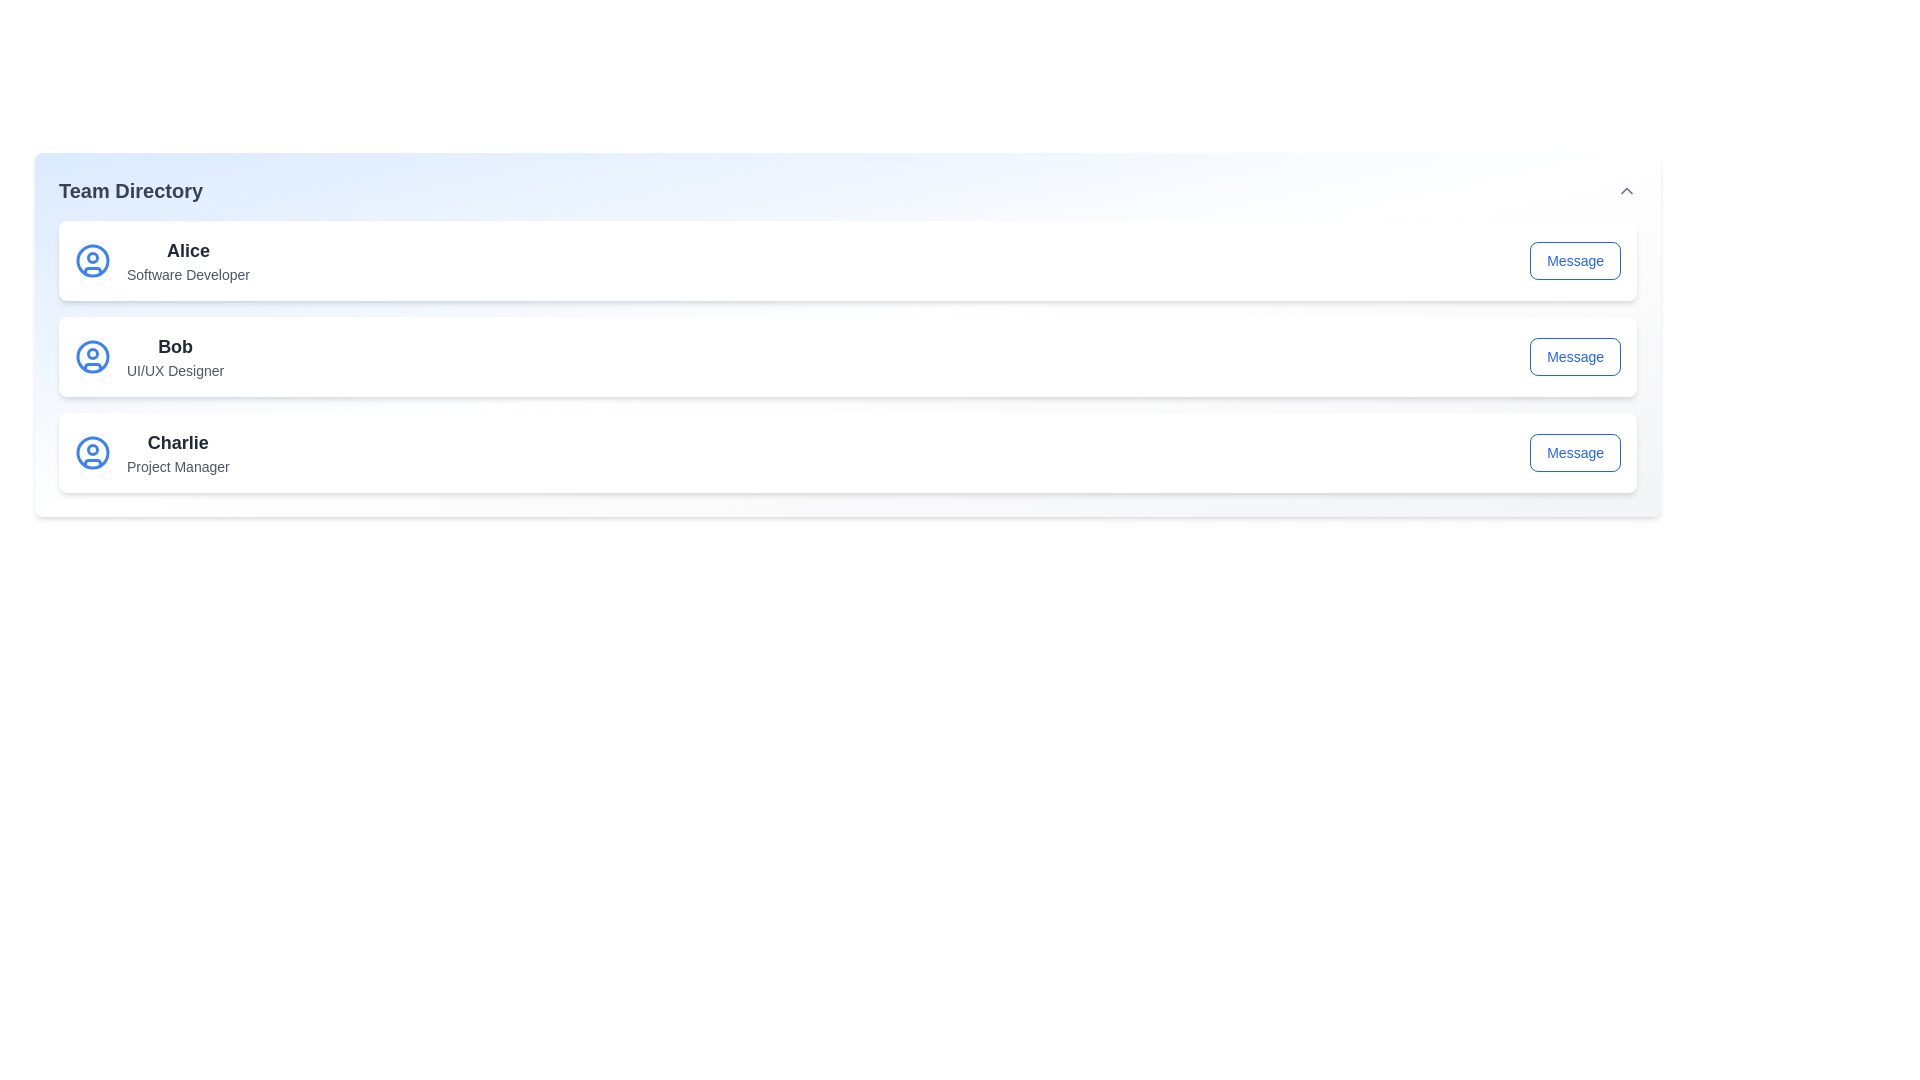 This screenshot has height=1080, width=1920. I want to click on the rectangular button with a blue border and the text 'Message', so click(1574, 356).